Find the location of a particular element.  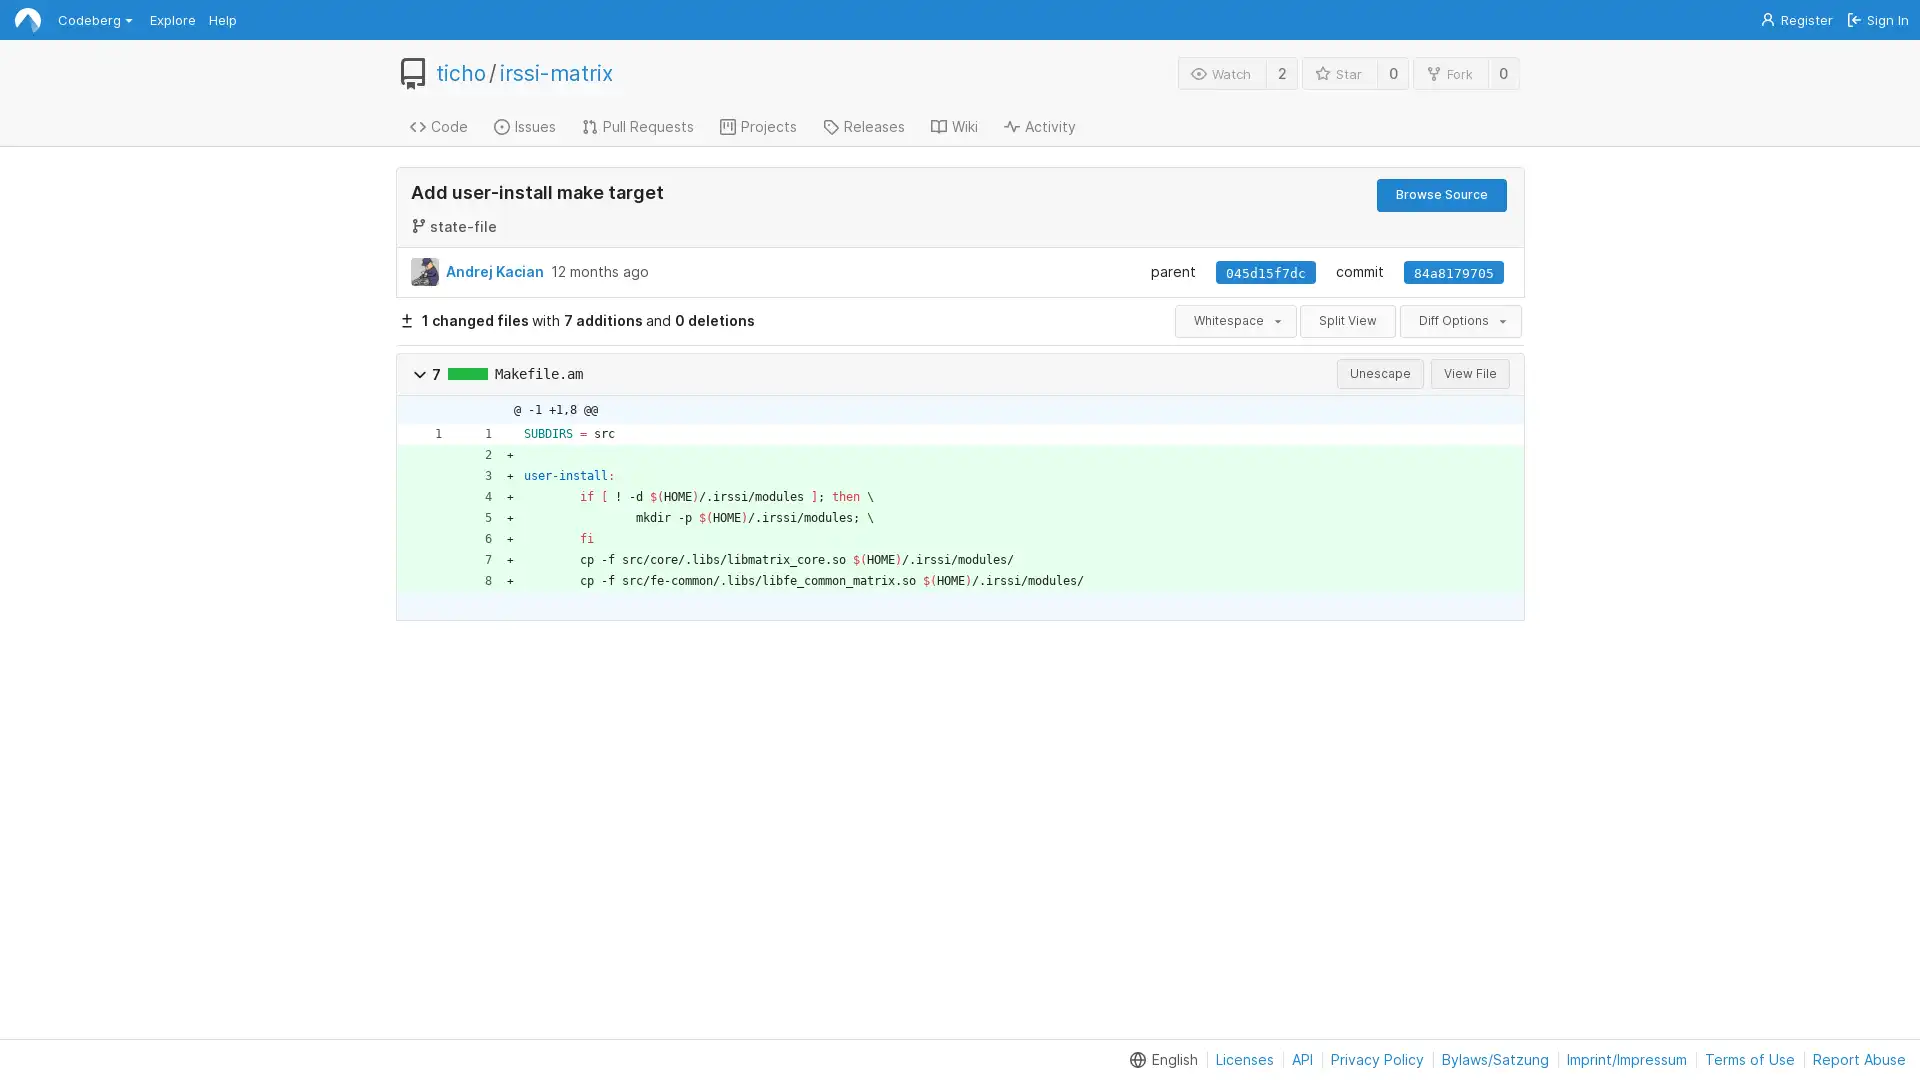

Star is located at coordinates (1339, 72).